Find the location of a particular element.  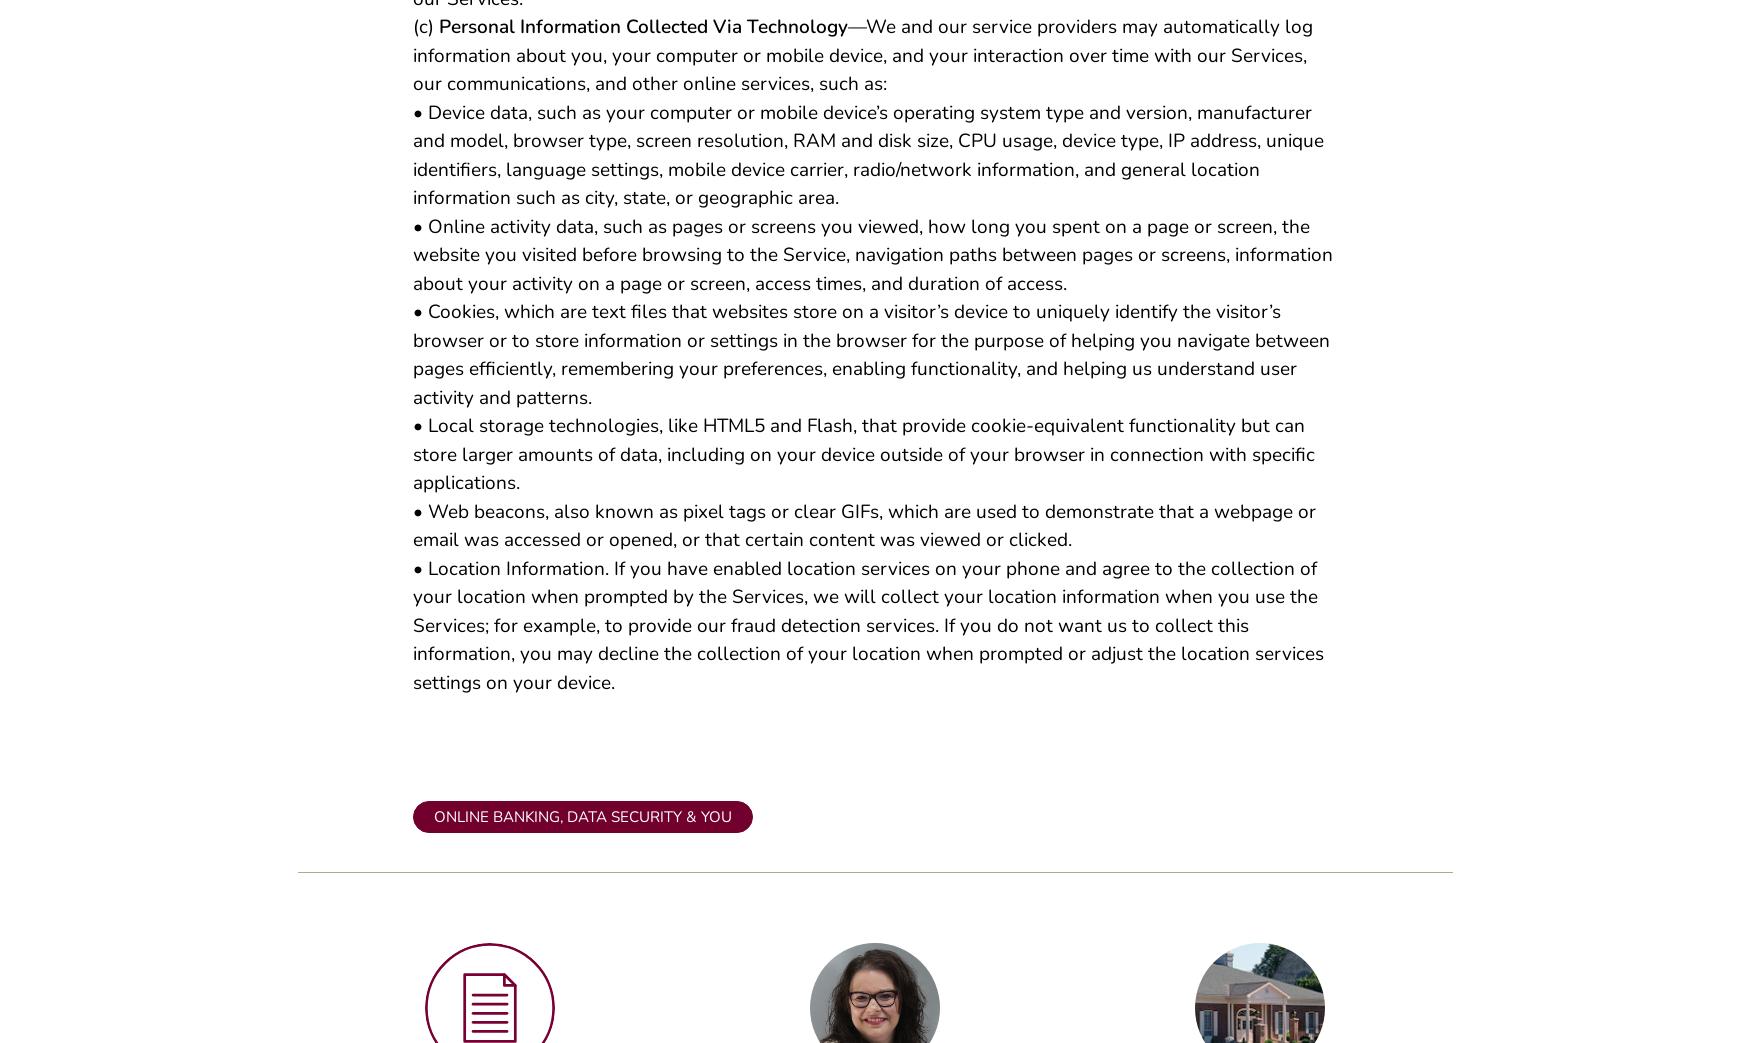

'• Web beacons, also known as pixel tags or clear GIFs, which are used to demonstrate that a webpage or email was accessed or opened, or that certain content was viewed or clicked.' is located at coordinates (863, 533).